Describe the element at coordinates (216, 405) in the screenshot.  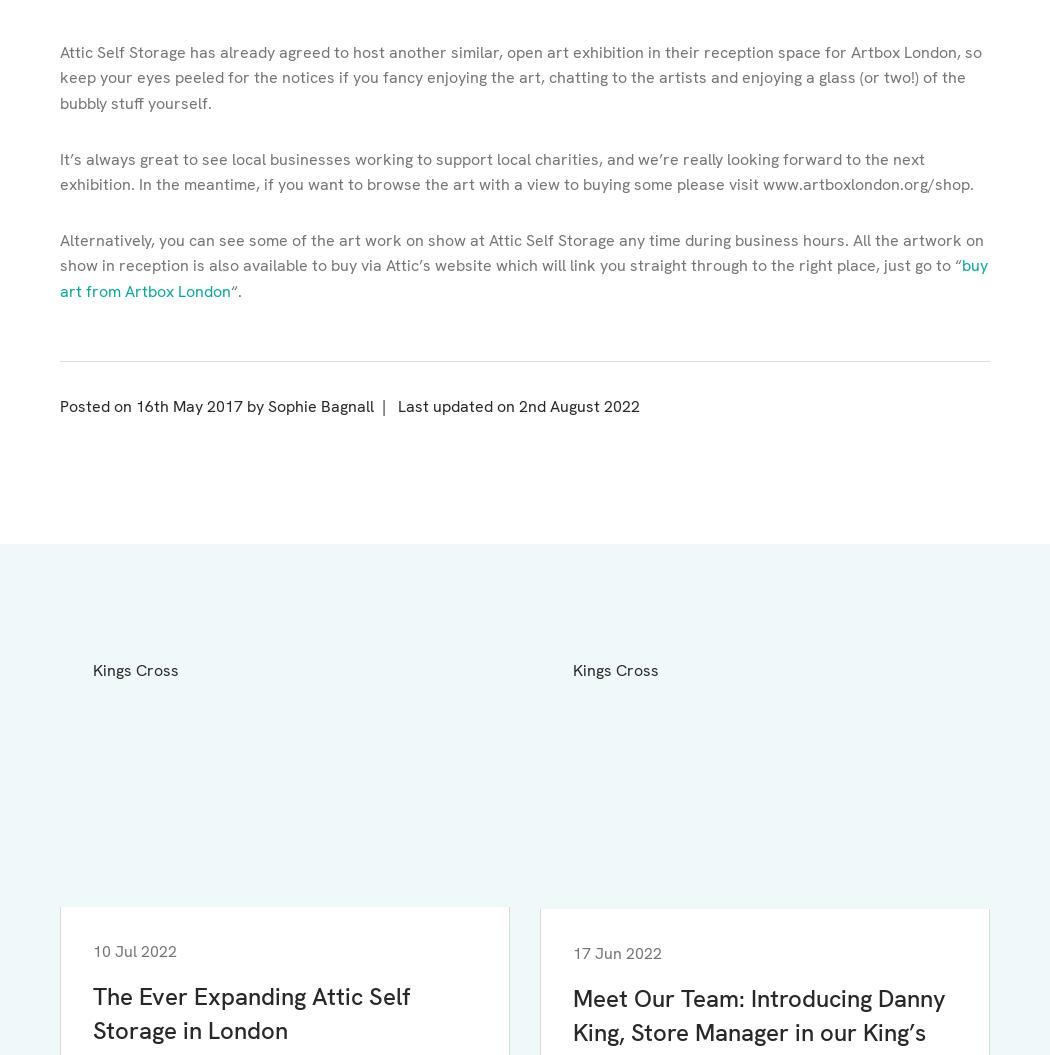
I see `'Posted on 16th May 2017 by Sophie Bagnall'` at that location.